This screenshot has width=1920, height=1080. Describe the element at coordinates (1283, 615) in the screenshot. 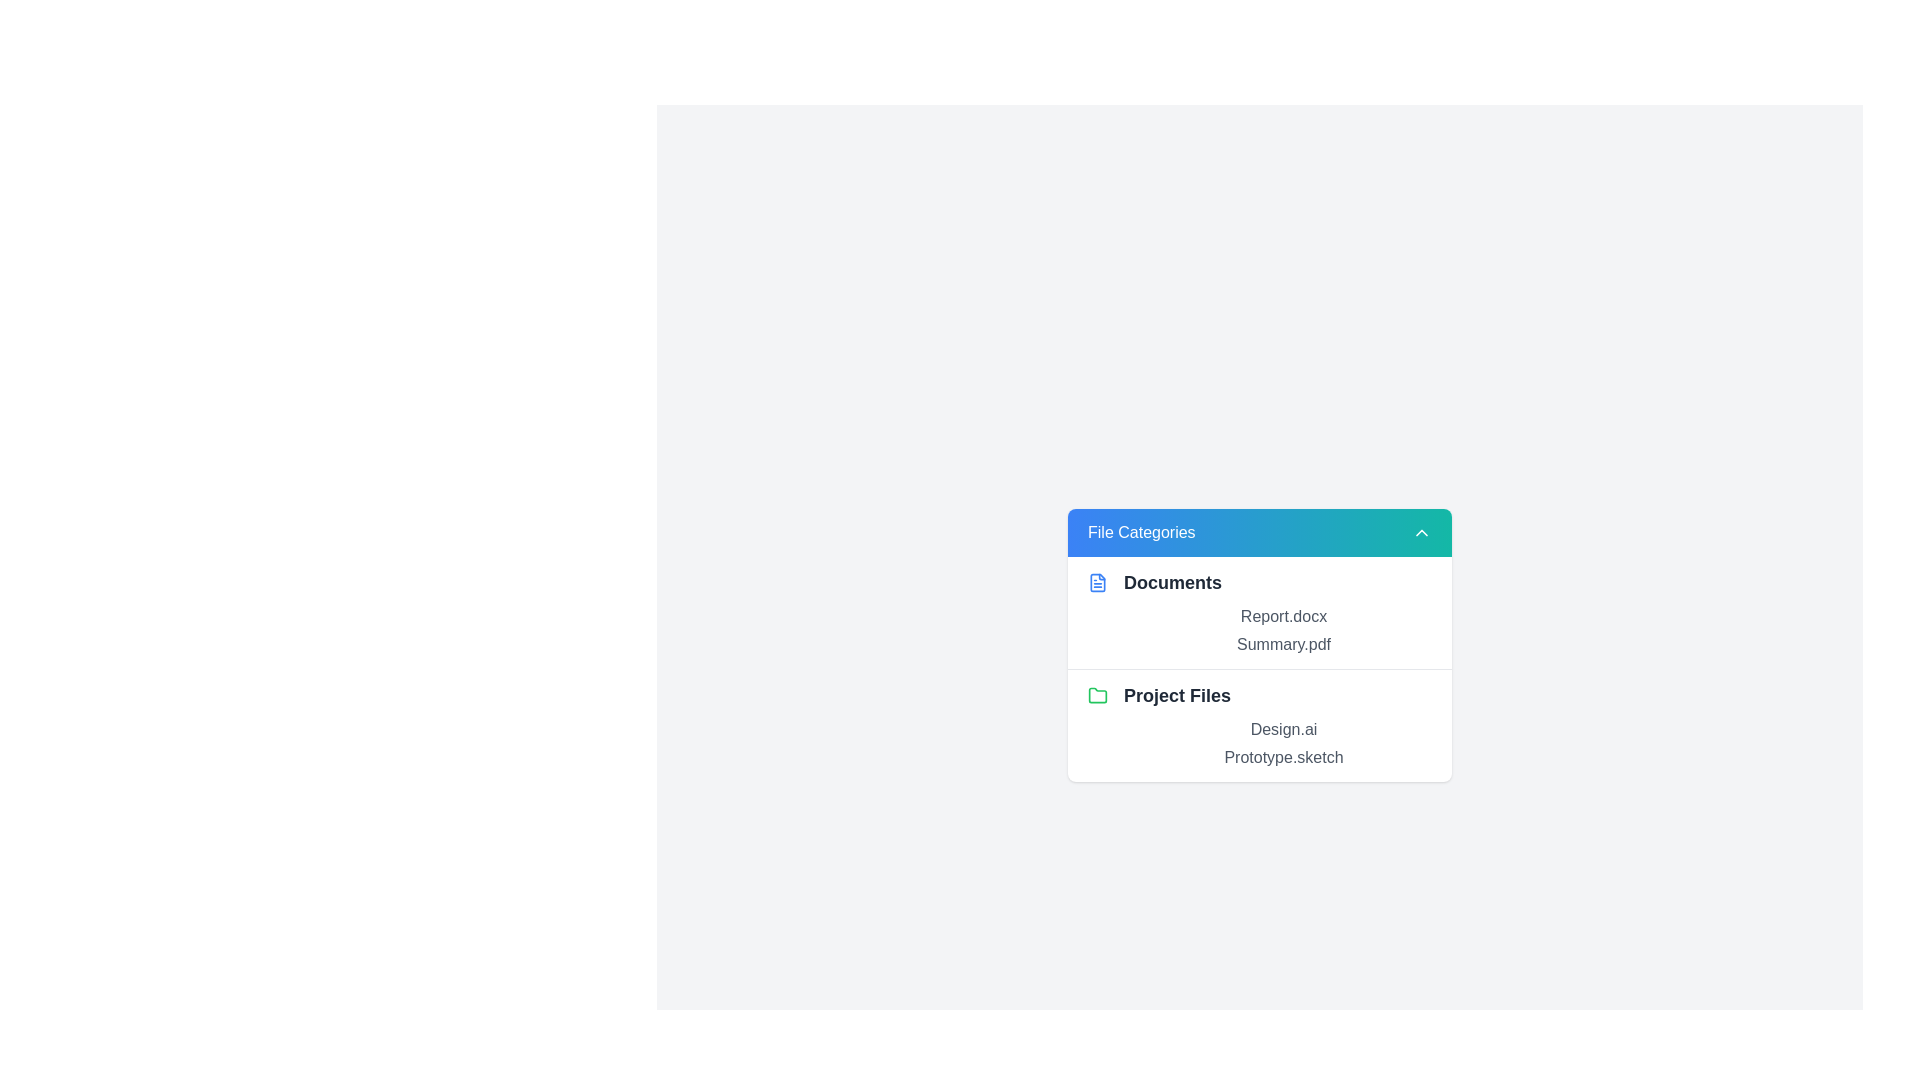

I see `the text link labeled 'Report.docx', which is the first file entry under the 'Documents' section` at that location.